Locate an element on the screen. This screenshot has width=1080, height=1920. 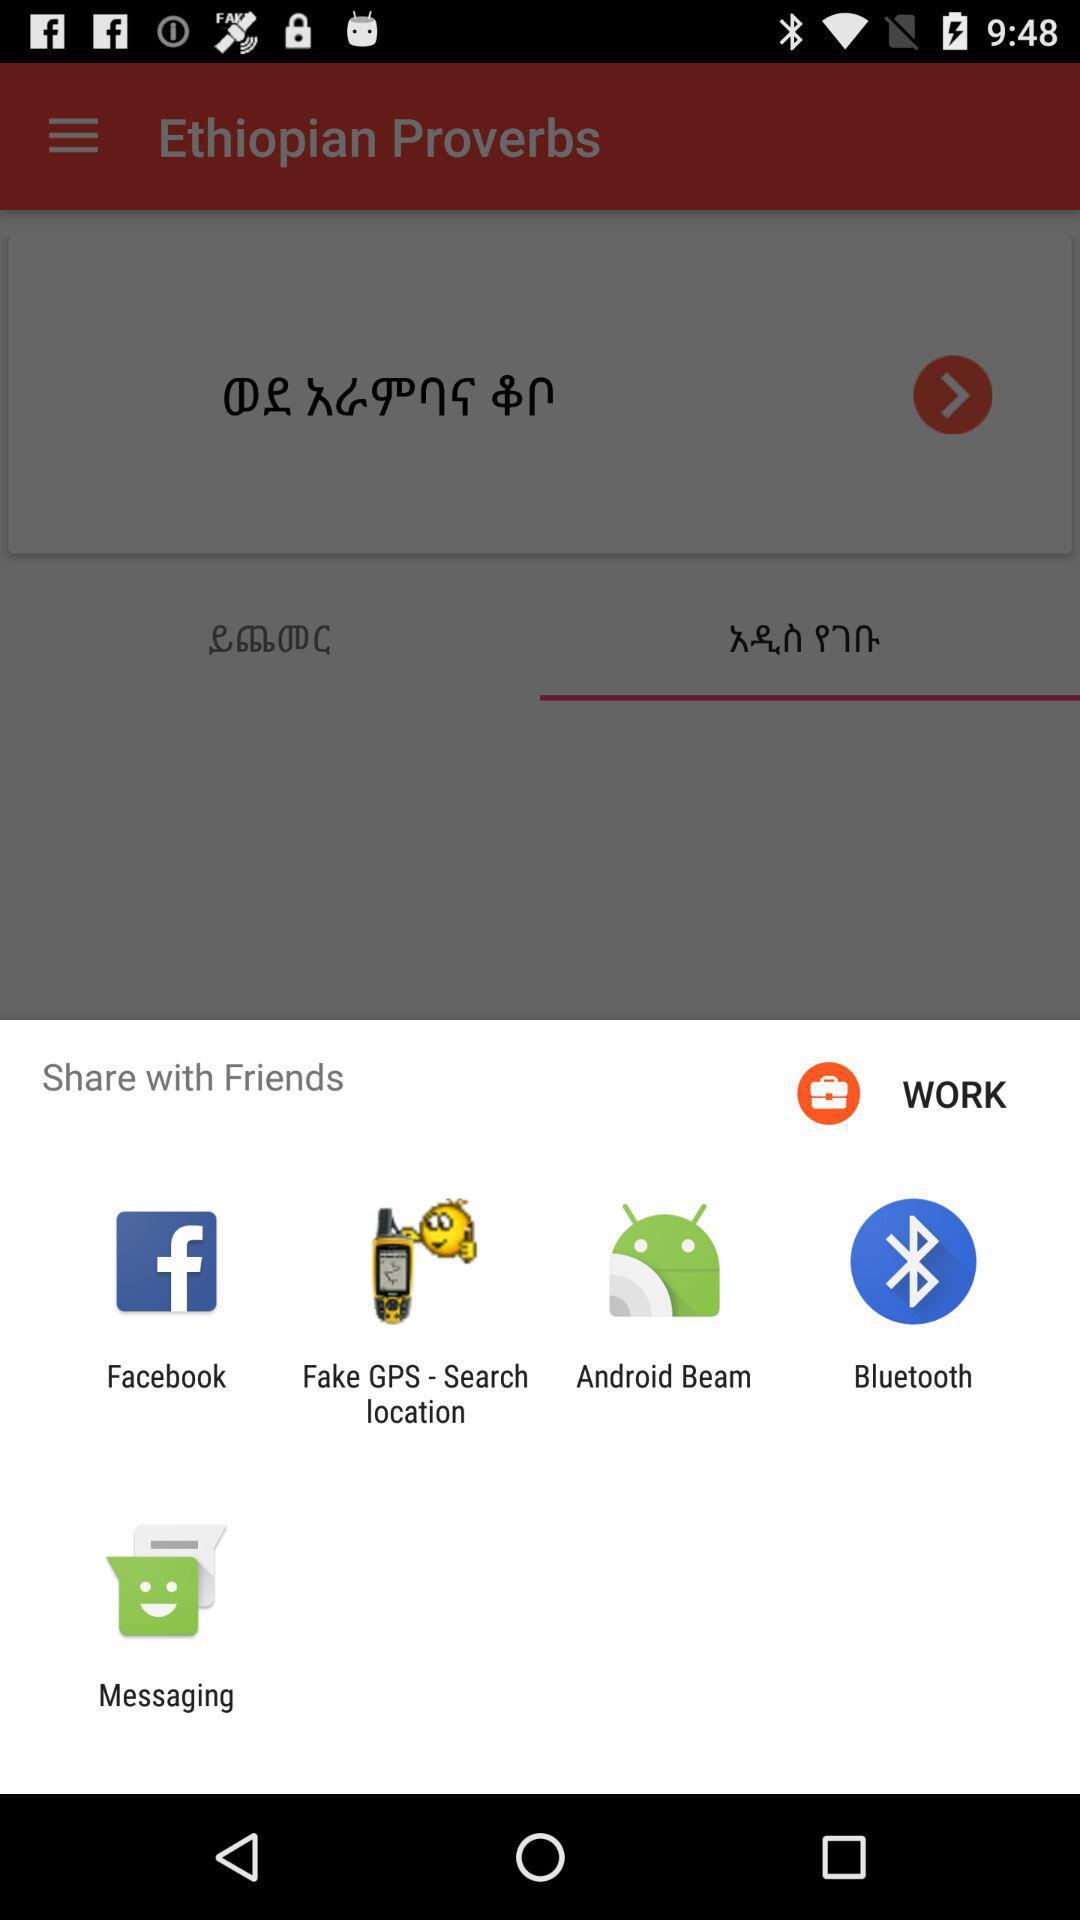
fake gps search item is located at coordinates (414, 1392).